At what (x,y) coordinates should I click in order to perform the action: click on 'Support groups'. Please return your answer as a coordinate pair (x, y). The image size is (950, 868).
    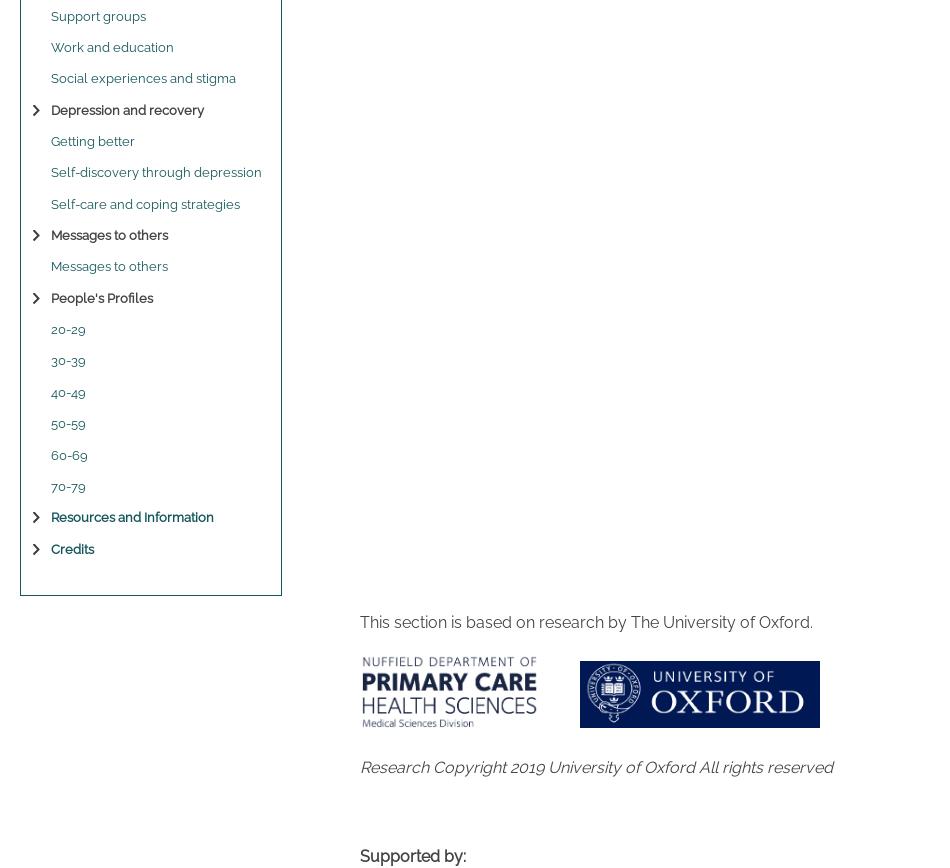
    Looking at the image, I should click on (98, 15).